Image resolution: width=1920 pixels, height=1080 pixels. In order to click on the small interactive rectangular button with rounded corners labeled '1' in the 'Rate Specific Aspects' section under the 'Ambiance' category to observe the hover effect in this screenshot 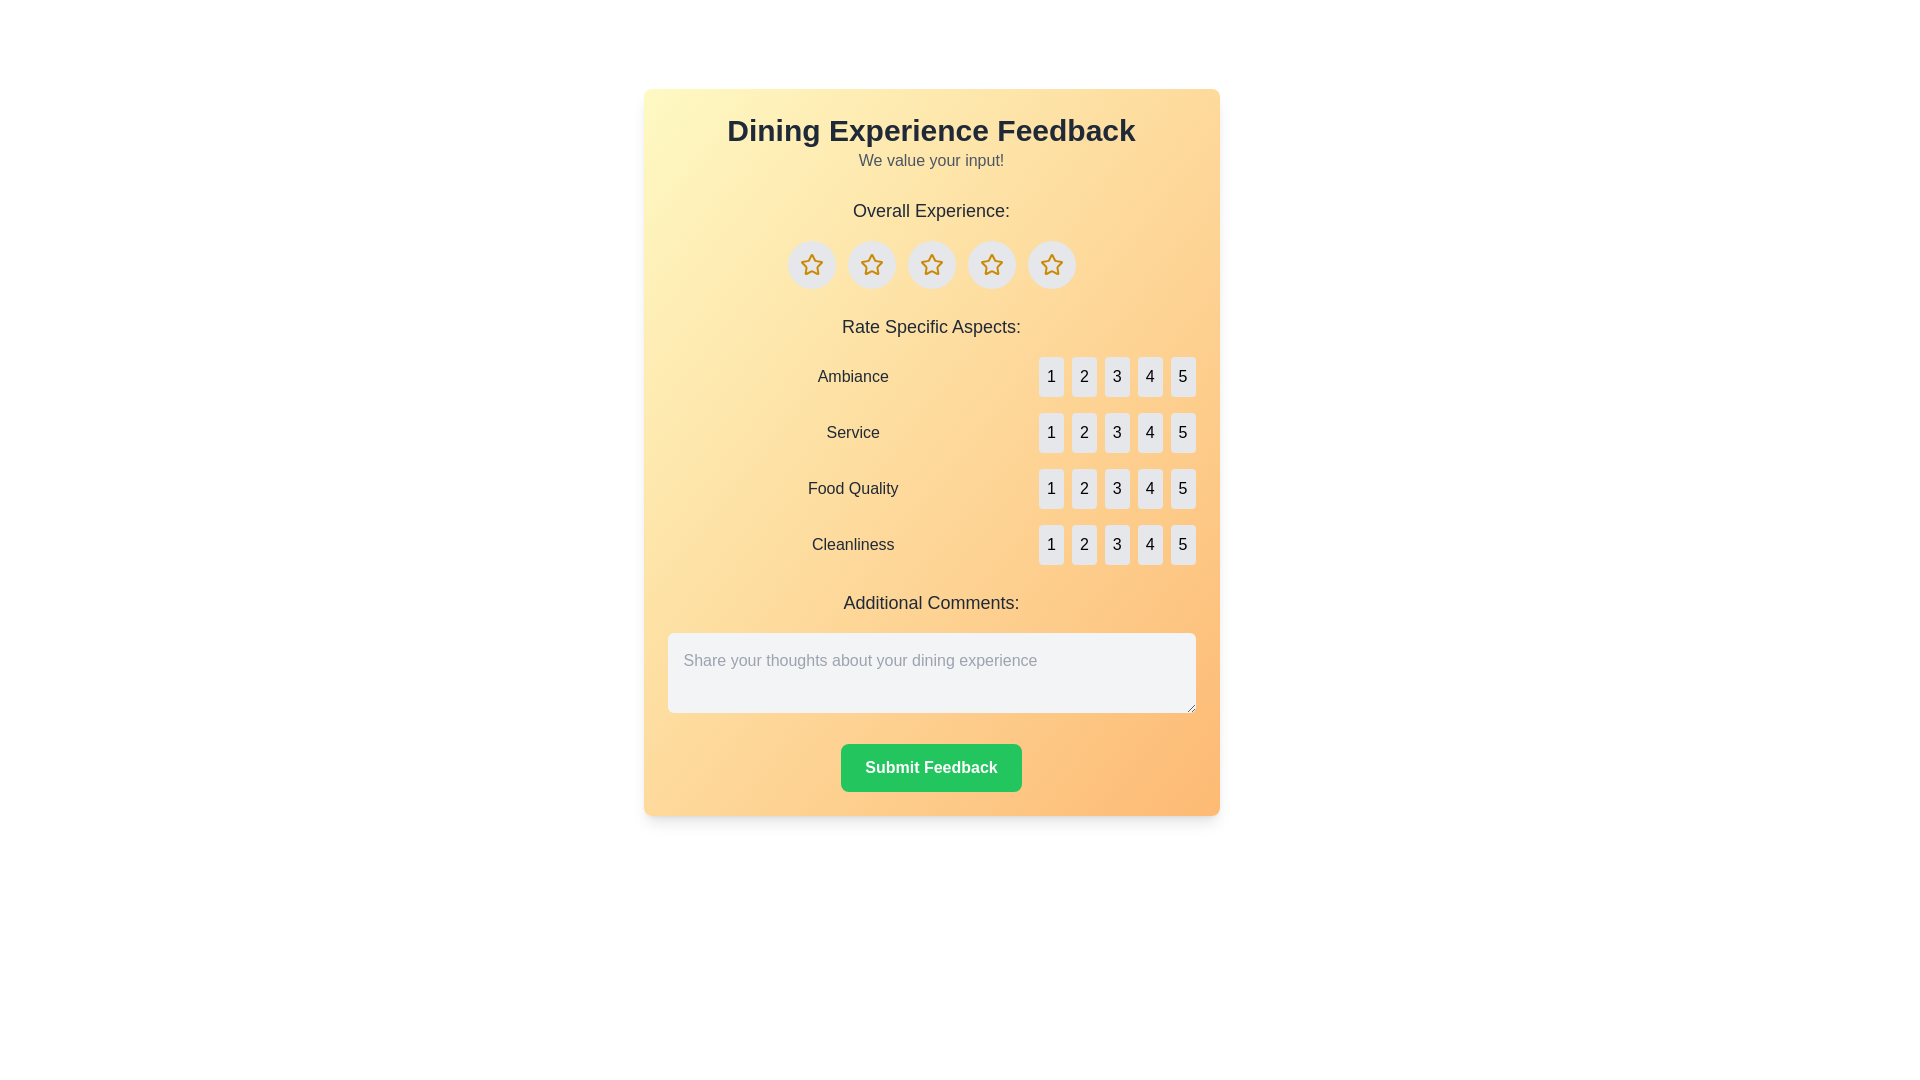, I will do `click(1050, 377)`.